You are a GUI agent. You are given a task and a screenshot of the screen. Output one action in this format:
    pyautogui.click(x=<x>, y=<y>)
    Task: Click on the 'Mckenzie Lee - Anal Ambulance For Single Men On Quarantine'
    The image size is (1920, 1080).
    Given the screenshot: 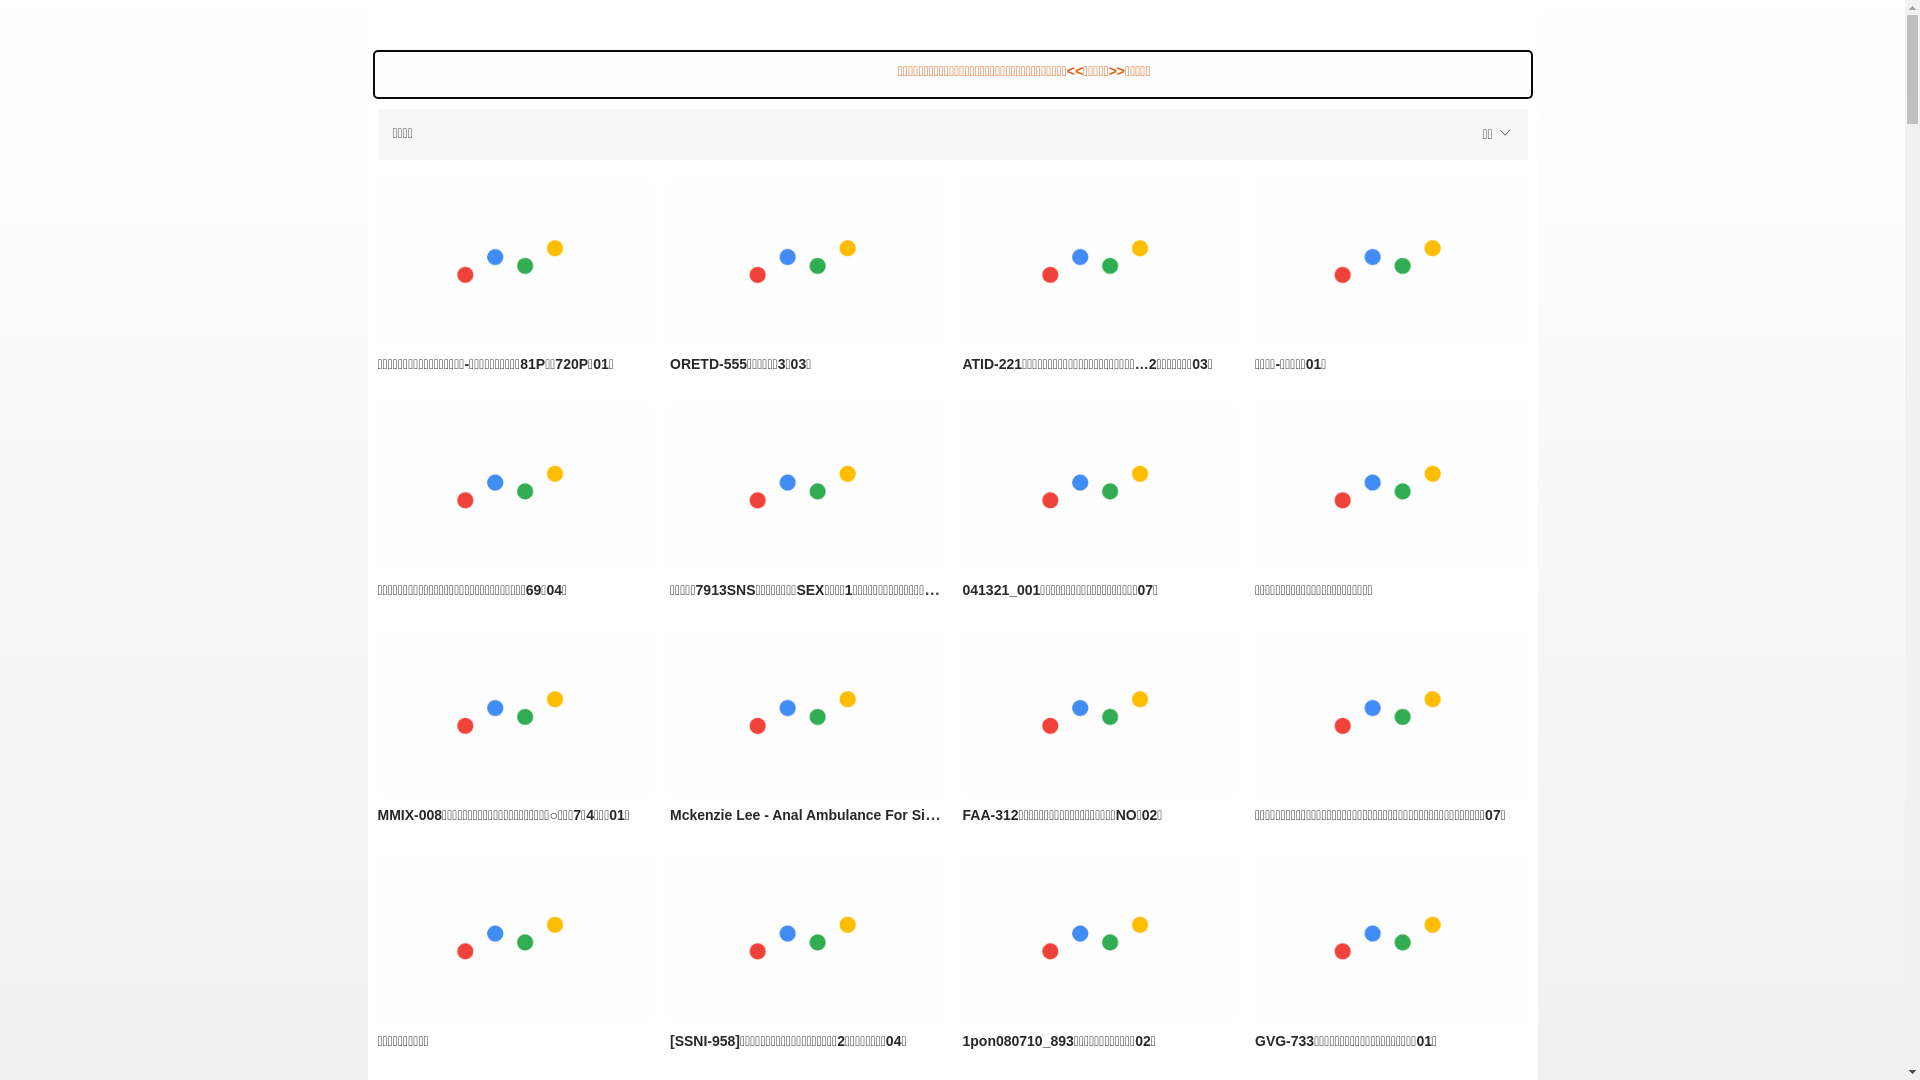 What is the action you would take?
    pyautogui.click(x=806, y=712)
    